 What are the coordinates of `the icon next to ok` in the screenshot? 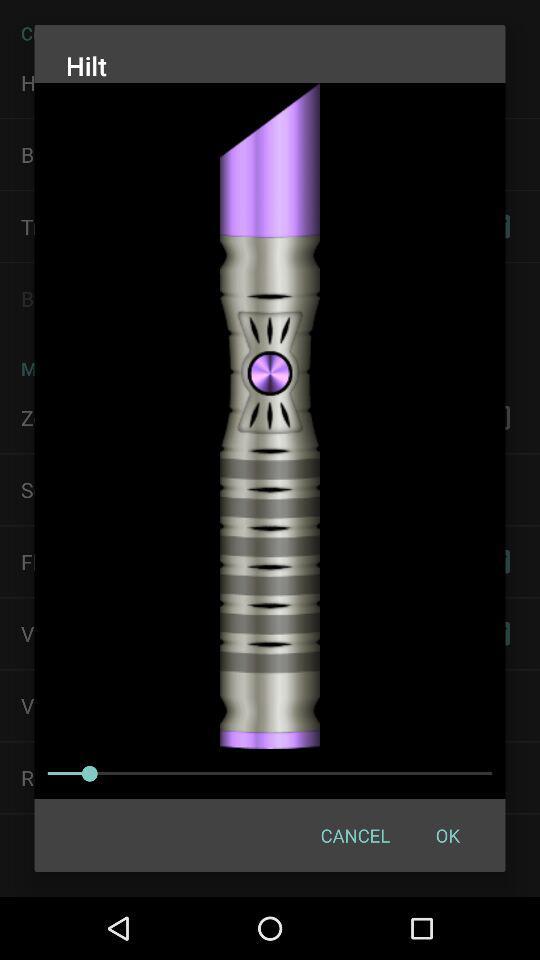 It's located at (354, 835).